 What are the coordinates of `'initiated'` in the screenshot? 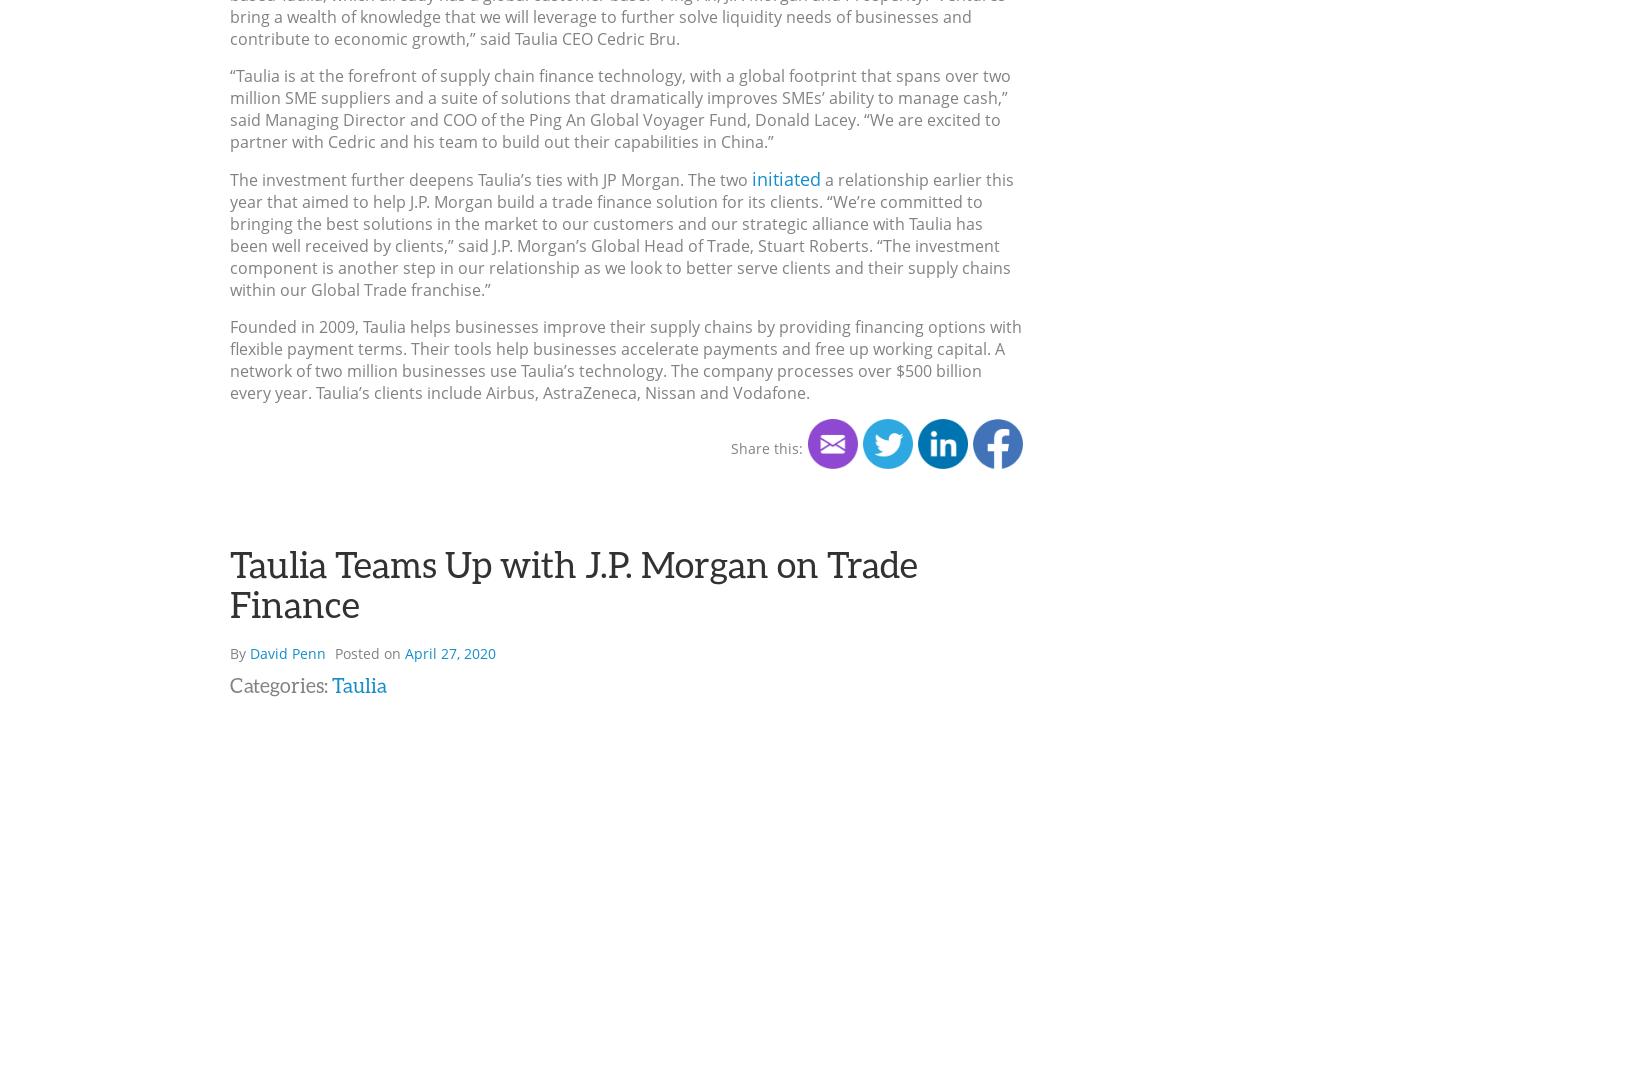 It's located at (785, 178).